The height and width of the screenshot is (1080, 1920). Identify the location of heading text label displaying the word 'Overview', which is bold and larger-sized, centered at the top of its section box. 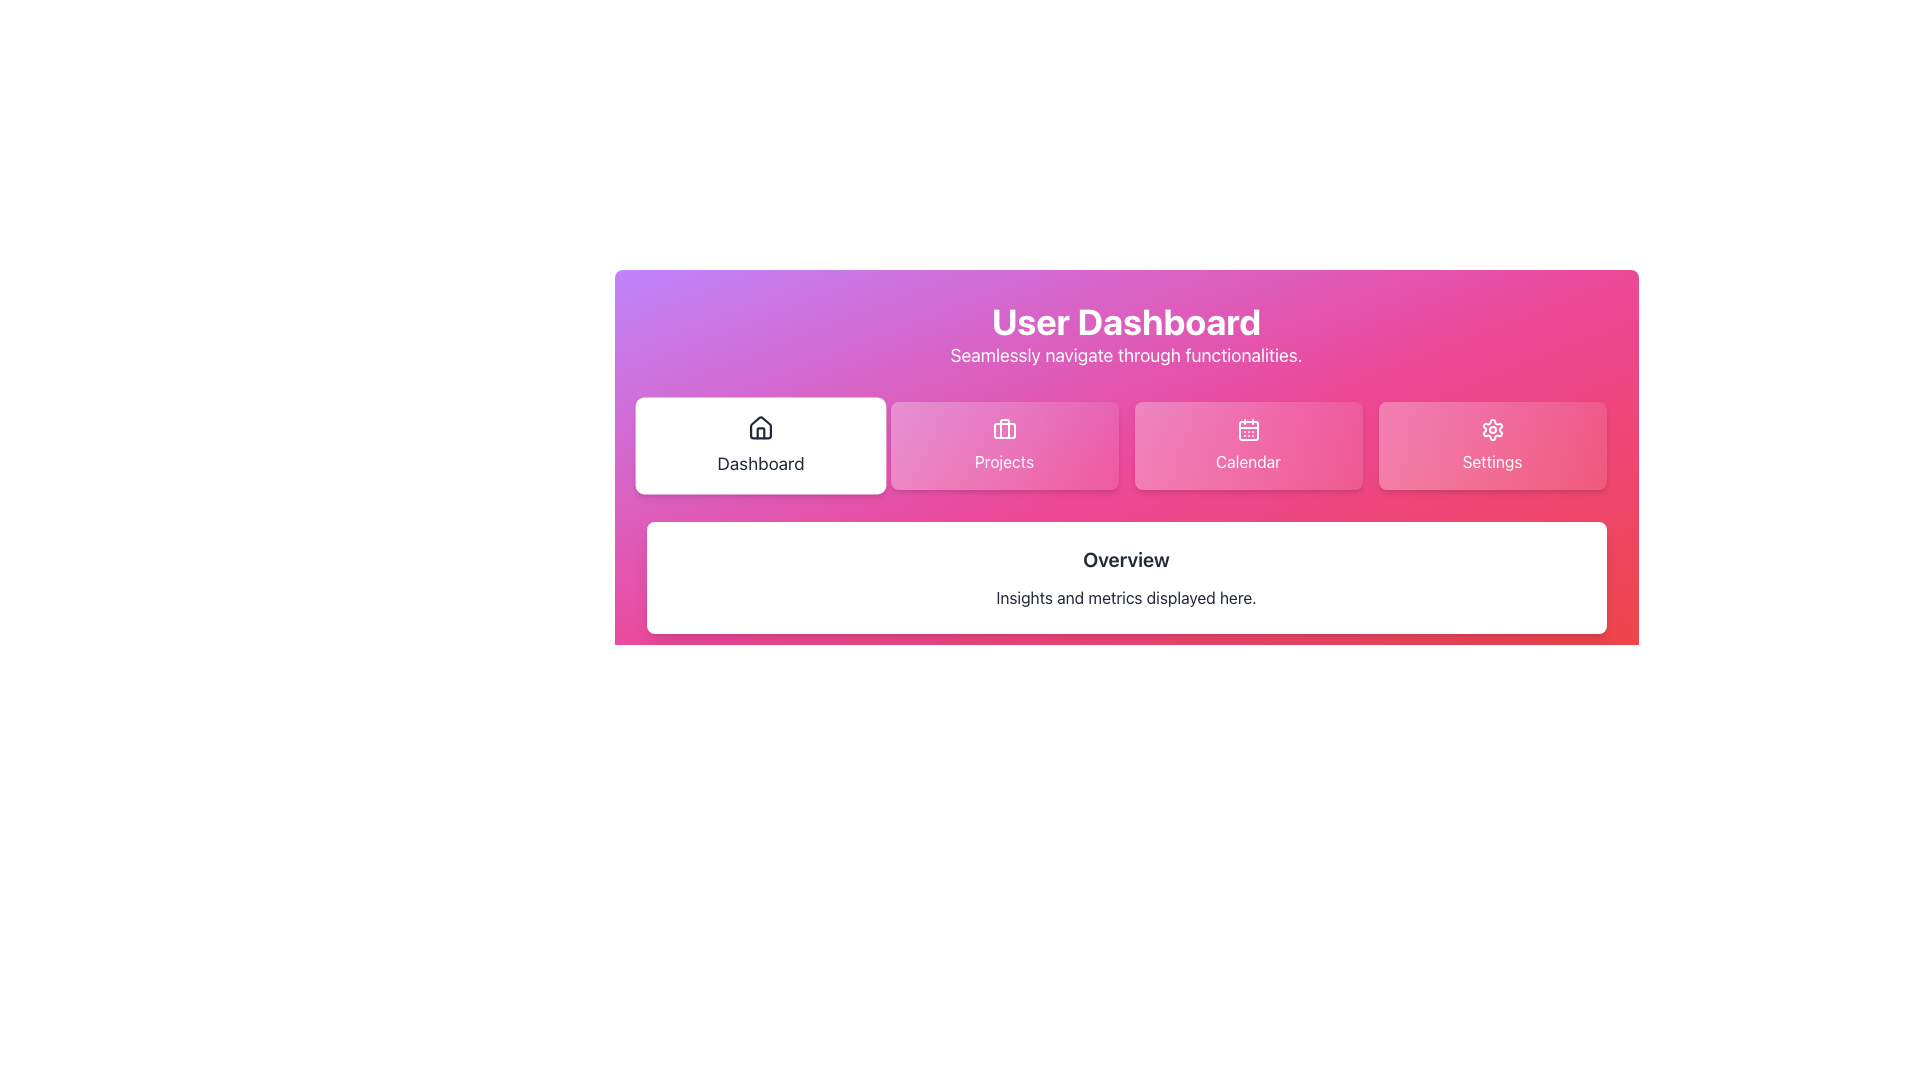
(1126, 559).